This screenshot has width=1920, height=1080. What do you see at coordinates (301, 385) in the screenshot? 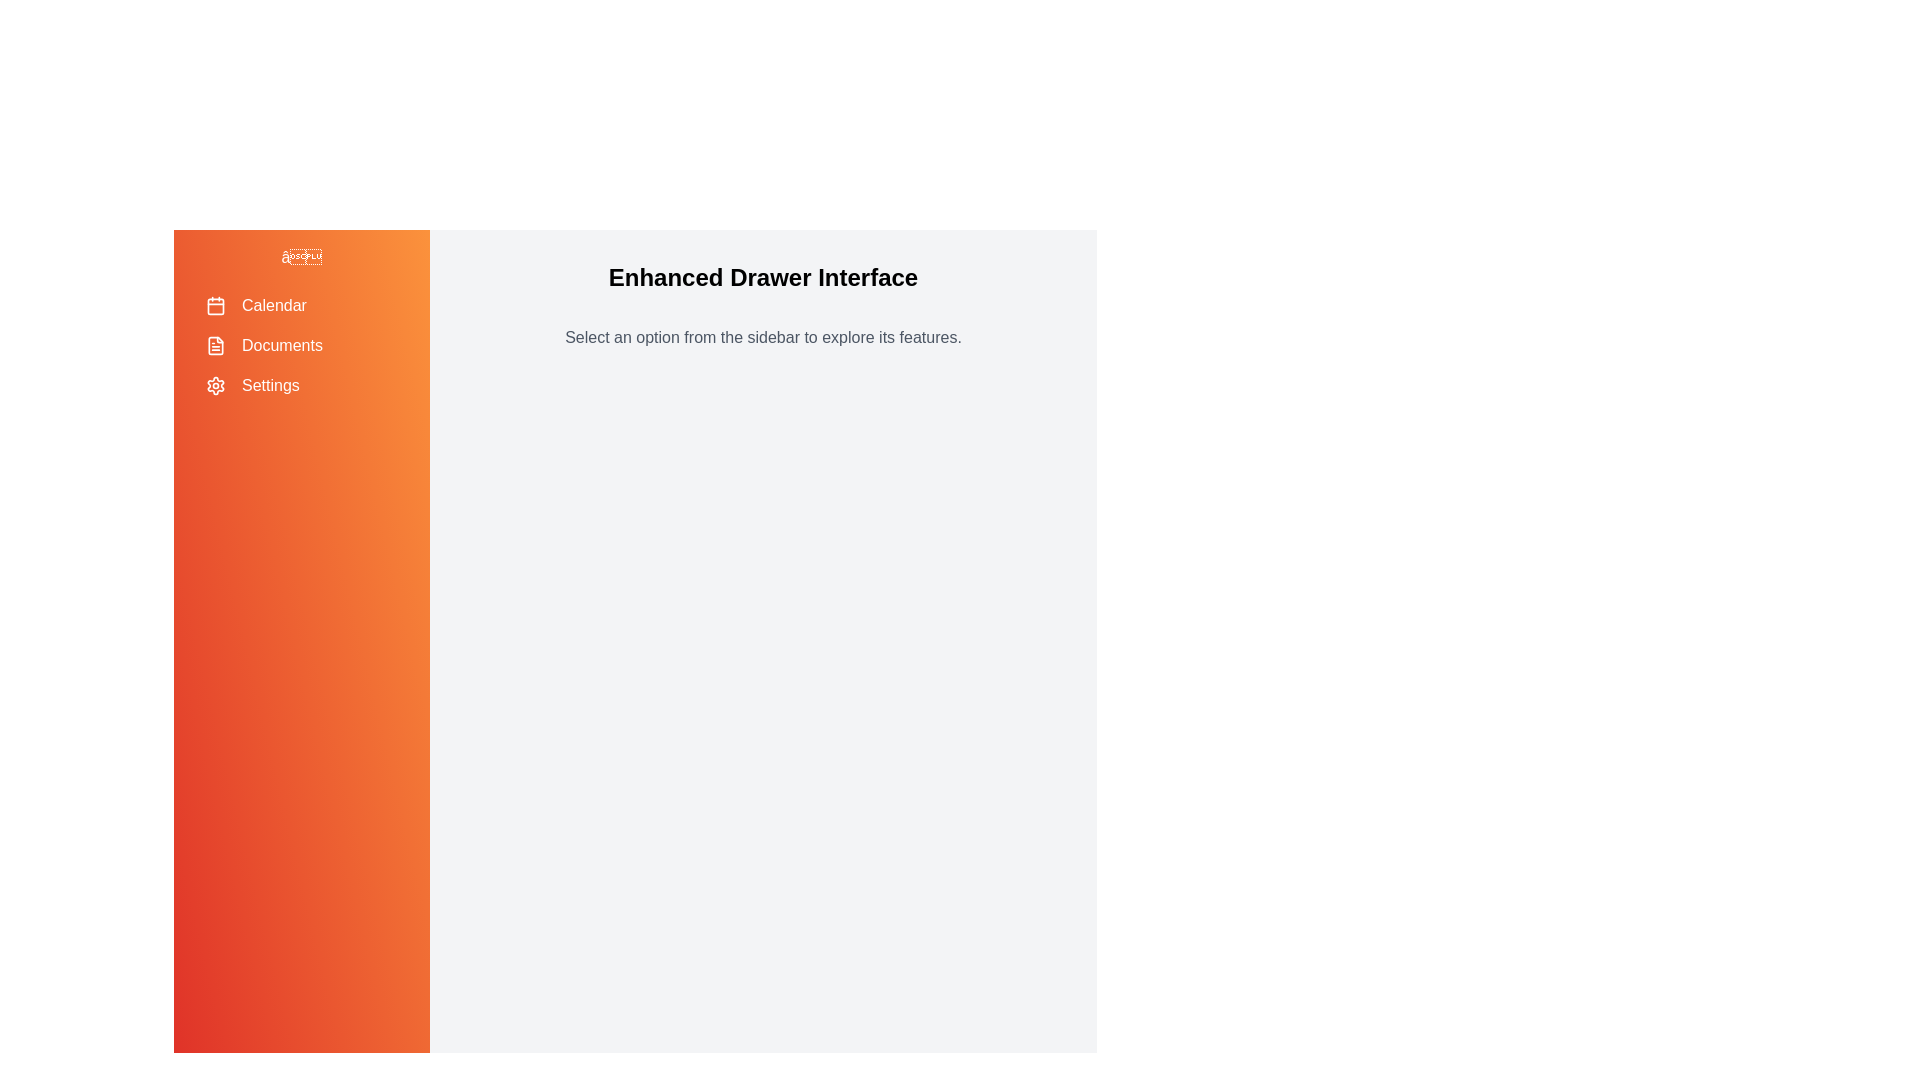
I see `the menu item Settings to navigate` at bounding box center [301, 385].